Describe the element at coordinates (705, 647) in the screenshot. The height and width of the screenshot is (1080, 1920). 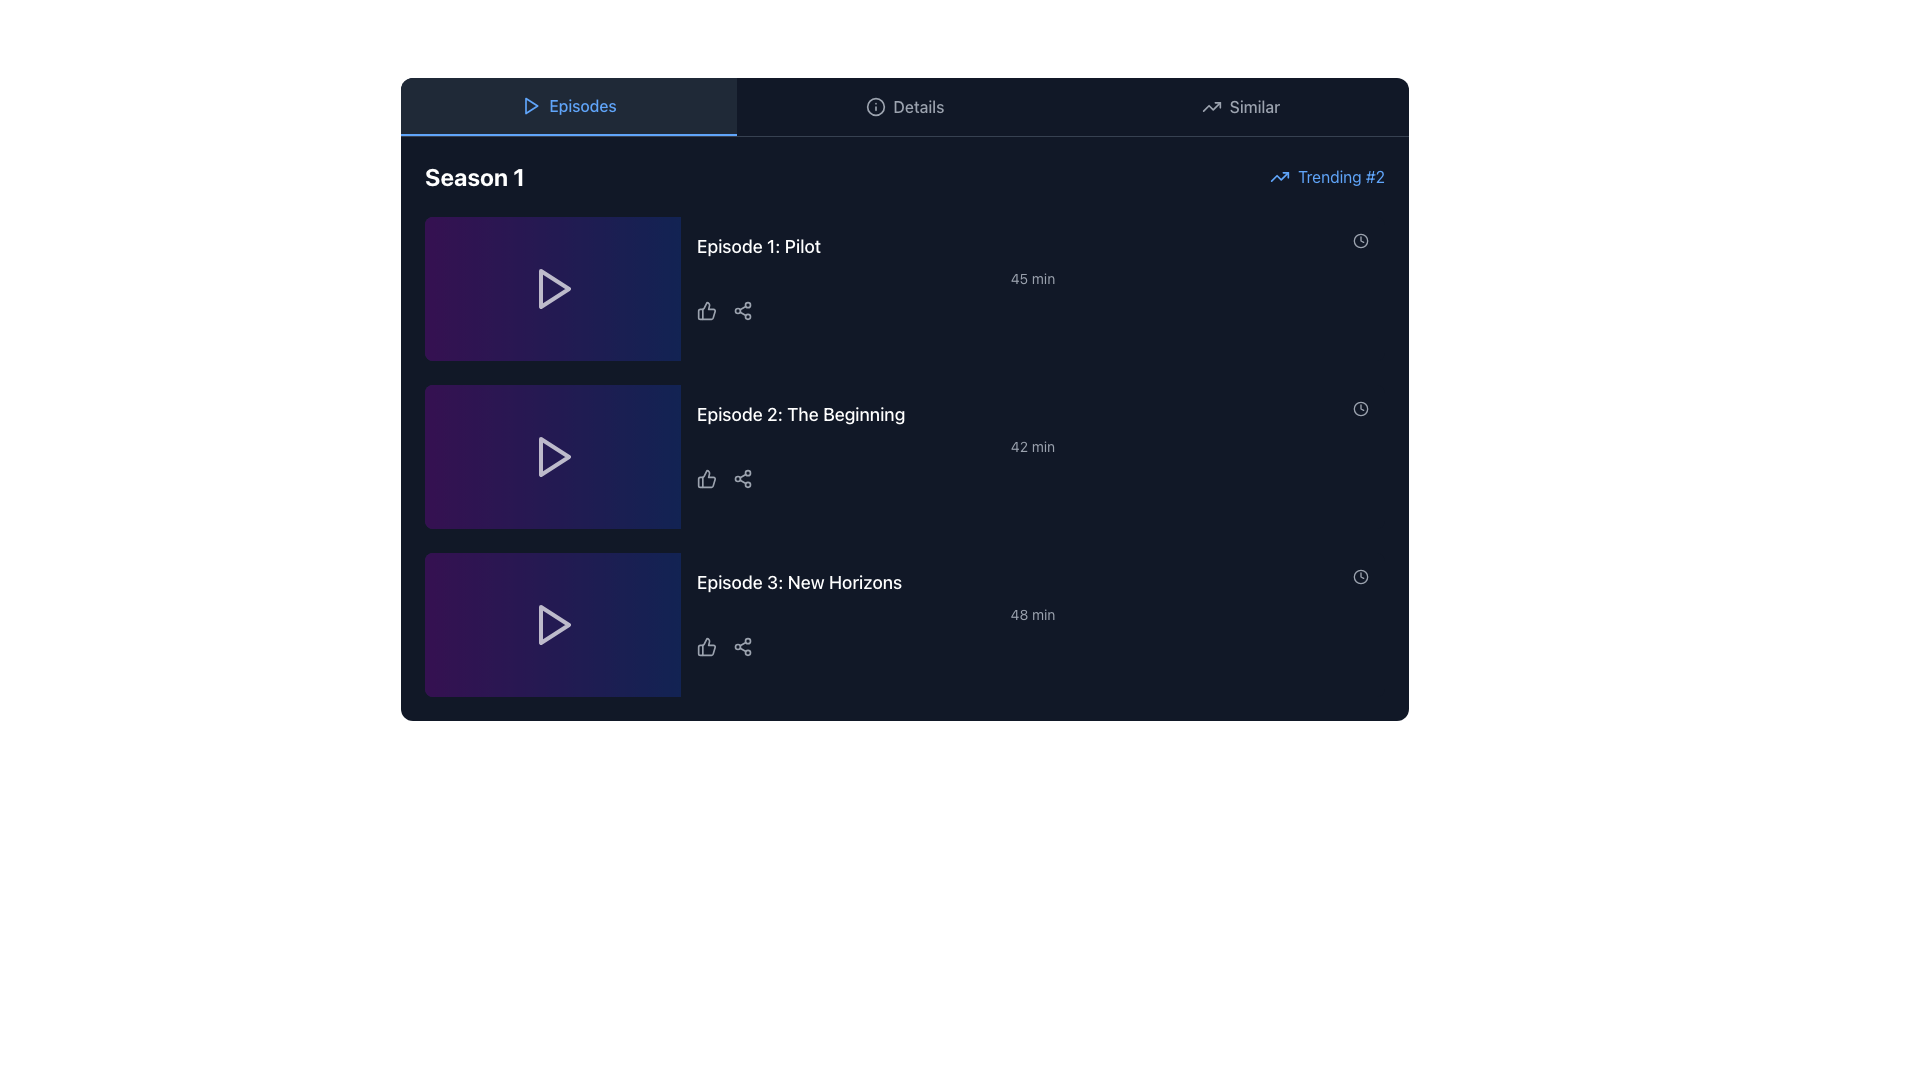
I see `the approval Icon button located directly to the right of the episode title 'Episode 3: New Horizons'` at that location.